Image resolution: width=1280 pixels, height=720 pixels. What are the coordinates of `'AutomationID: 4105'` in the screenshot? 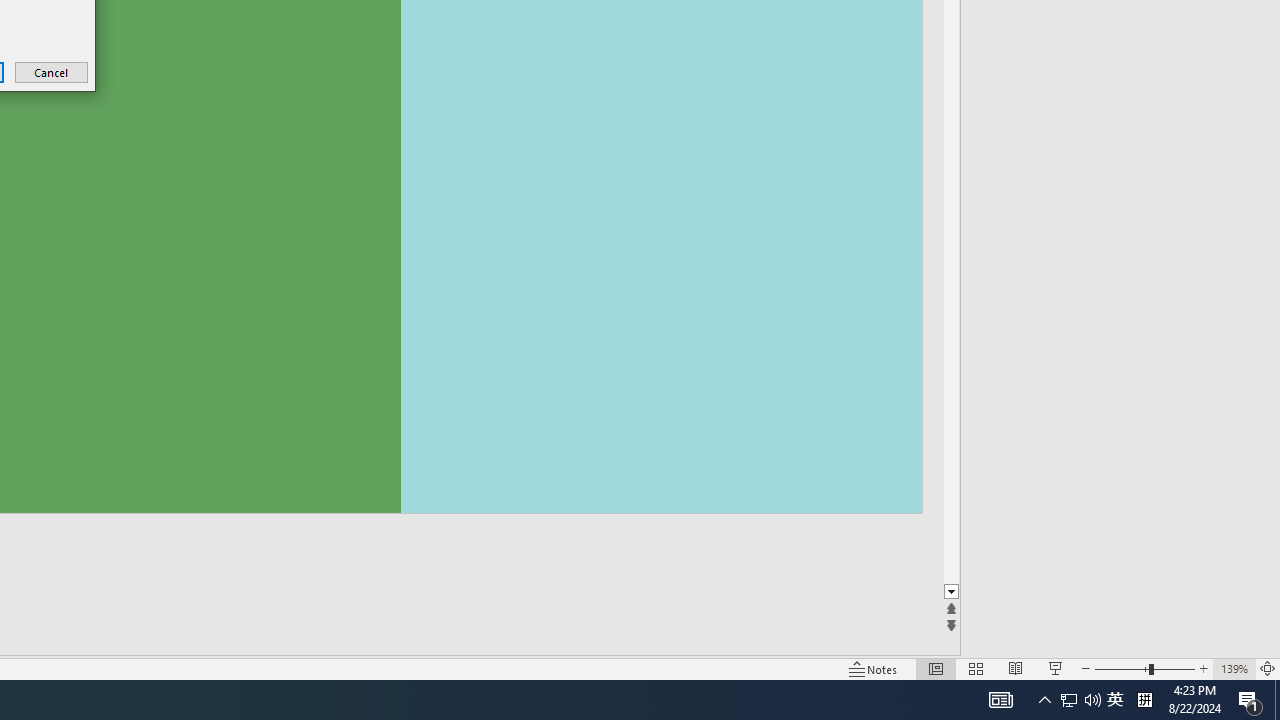 It's located at (1000, 698).